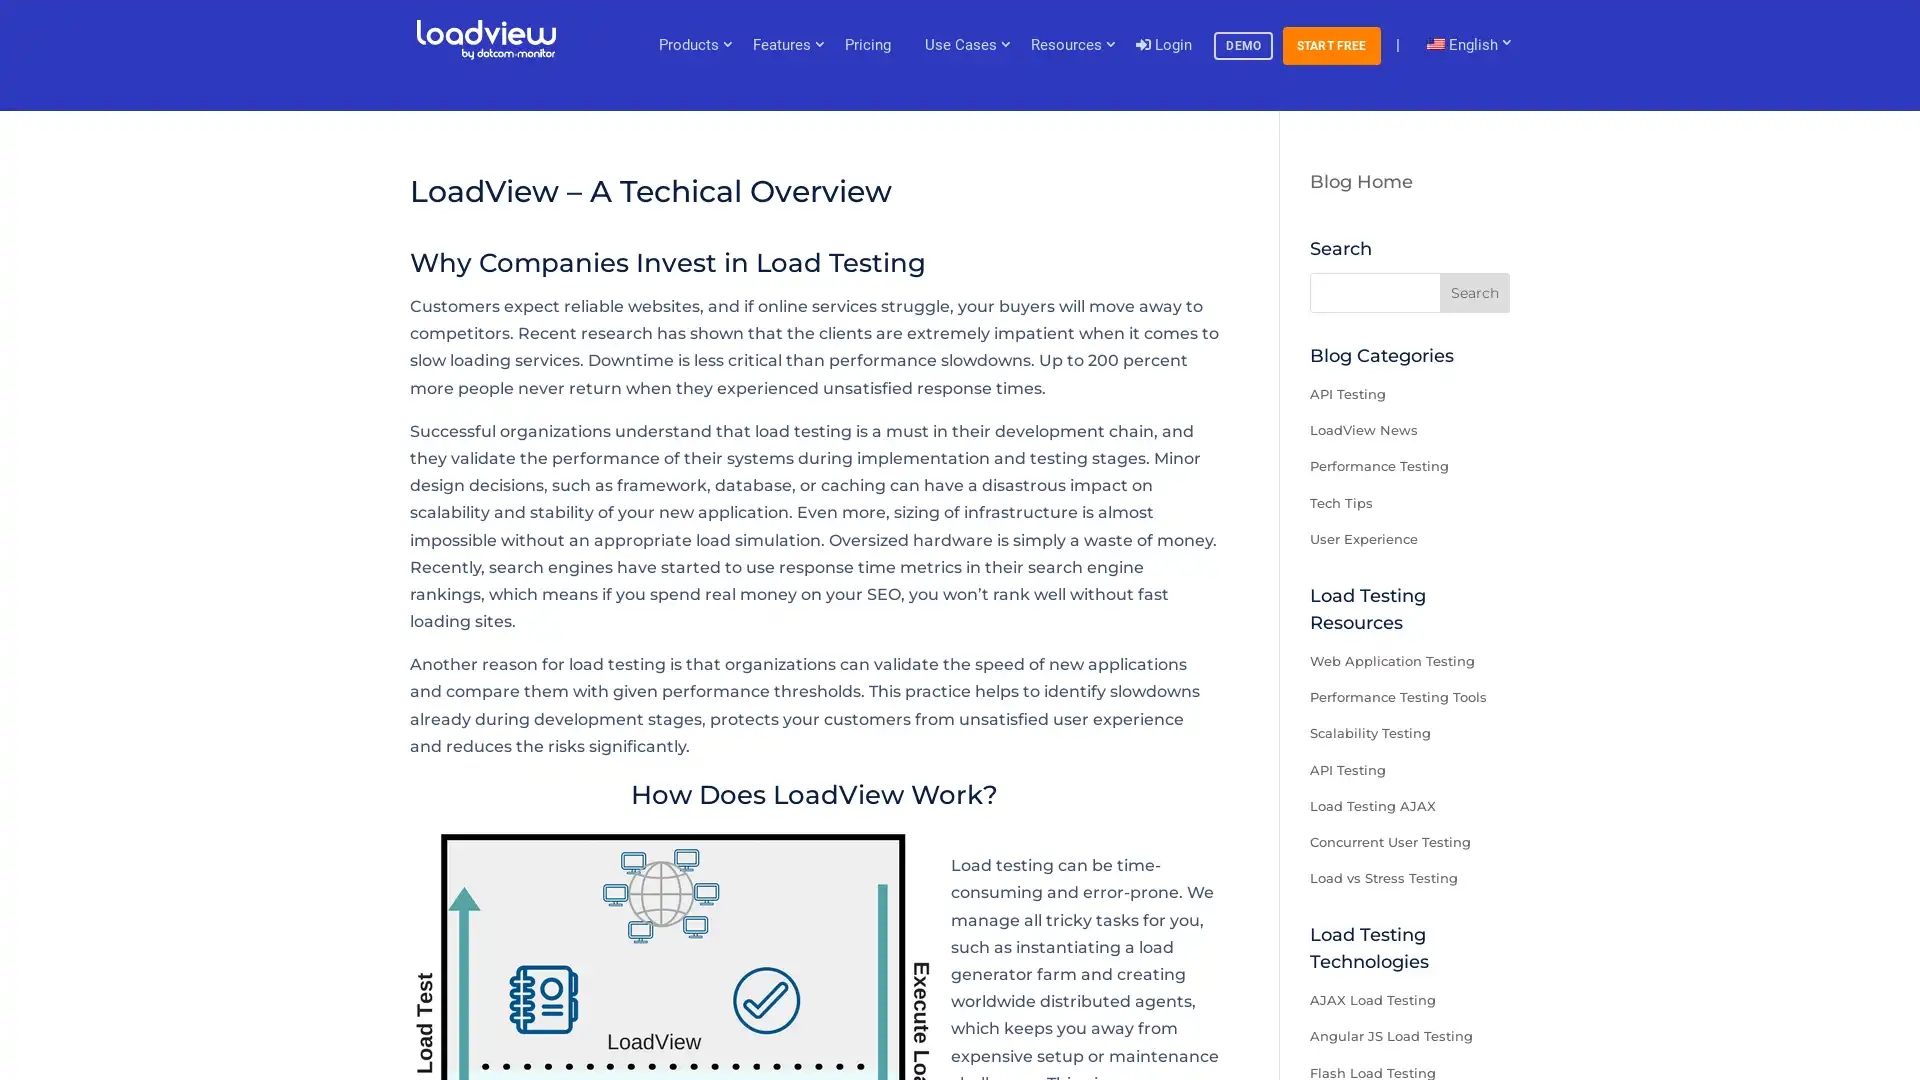  Describe the element at coordinates (1474, 261) in the screenshot. I see `Search` at that location.